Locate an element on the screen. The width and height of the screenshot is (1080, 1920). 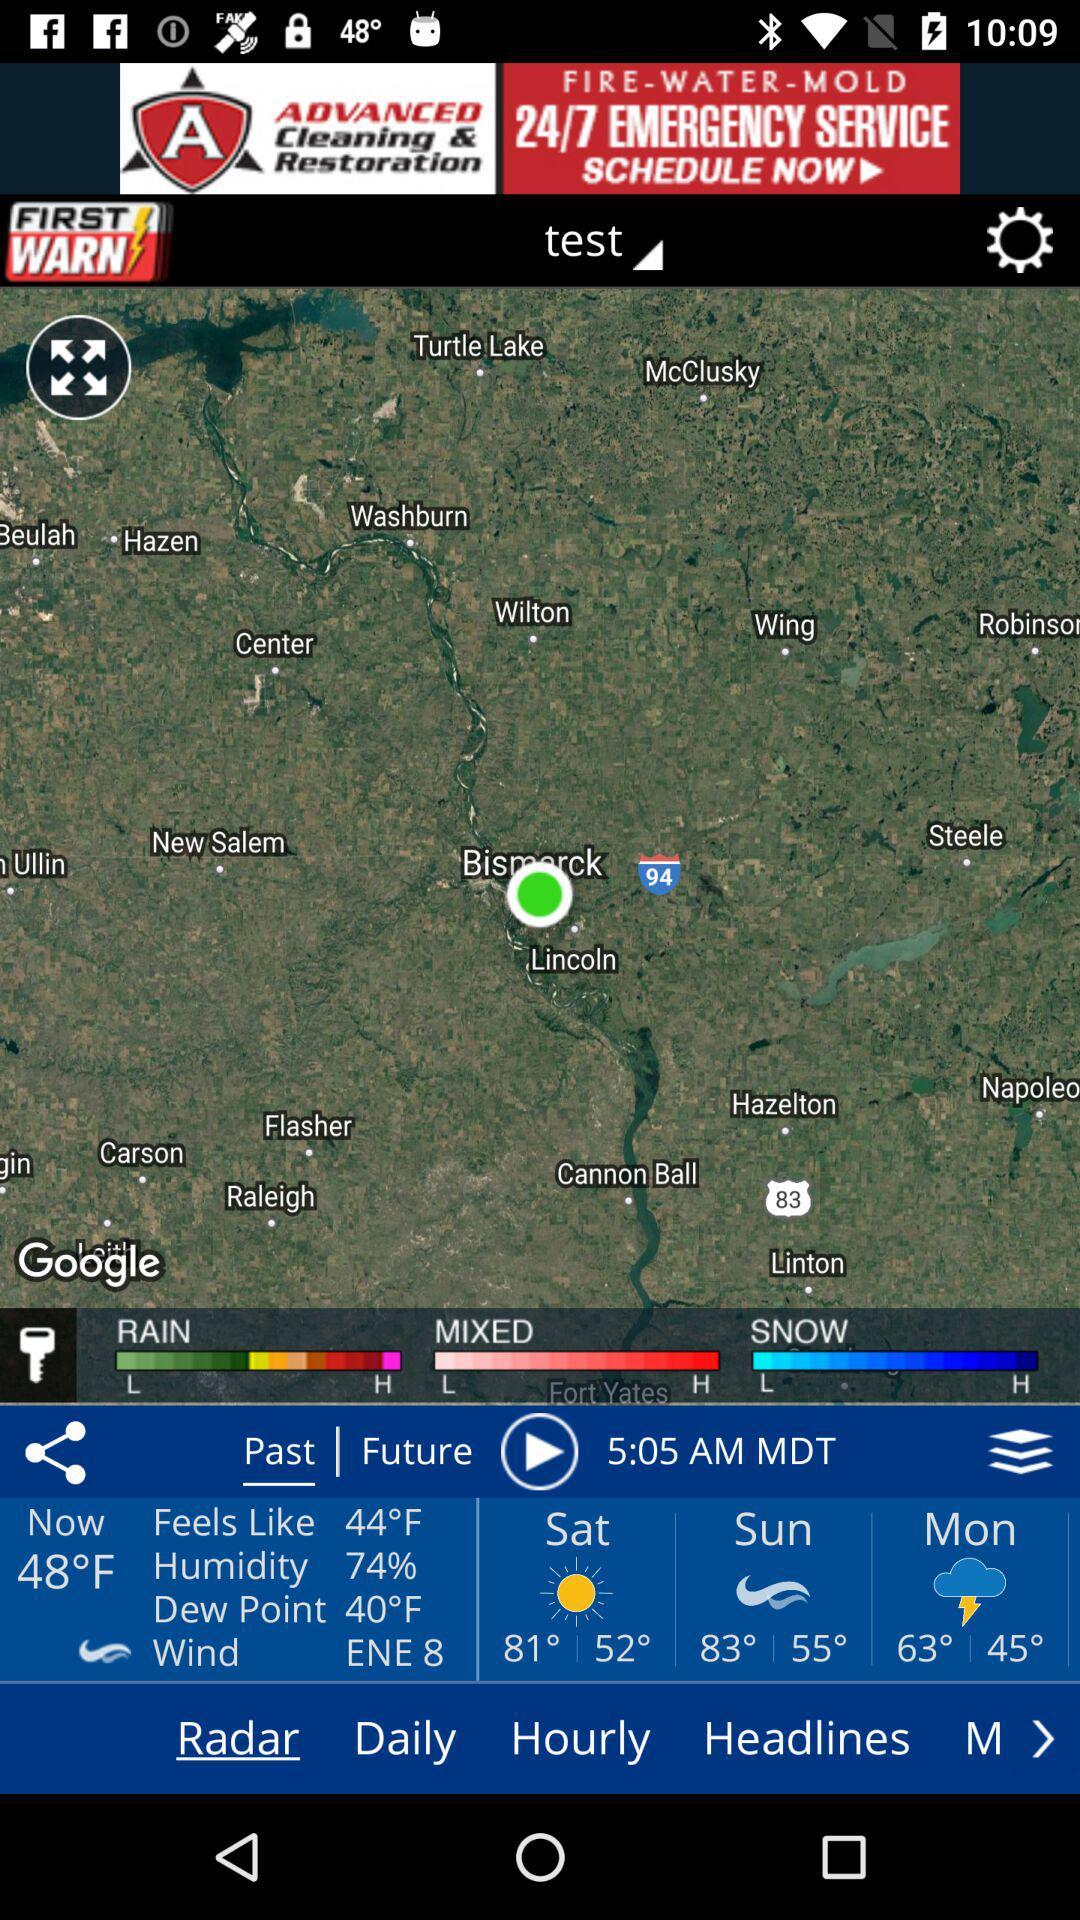
share is located at coordinates (58, 1451).